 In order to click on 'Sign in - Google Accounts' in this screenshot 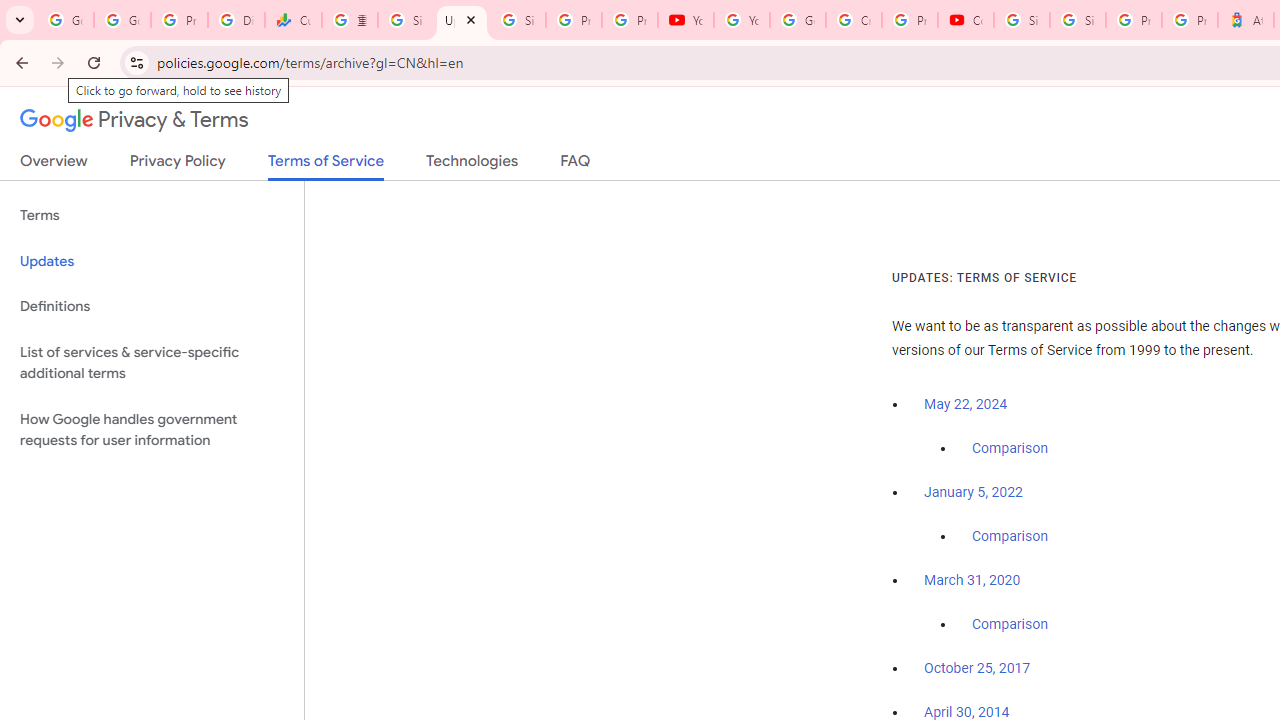, I will do `click(404, 20)`.